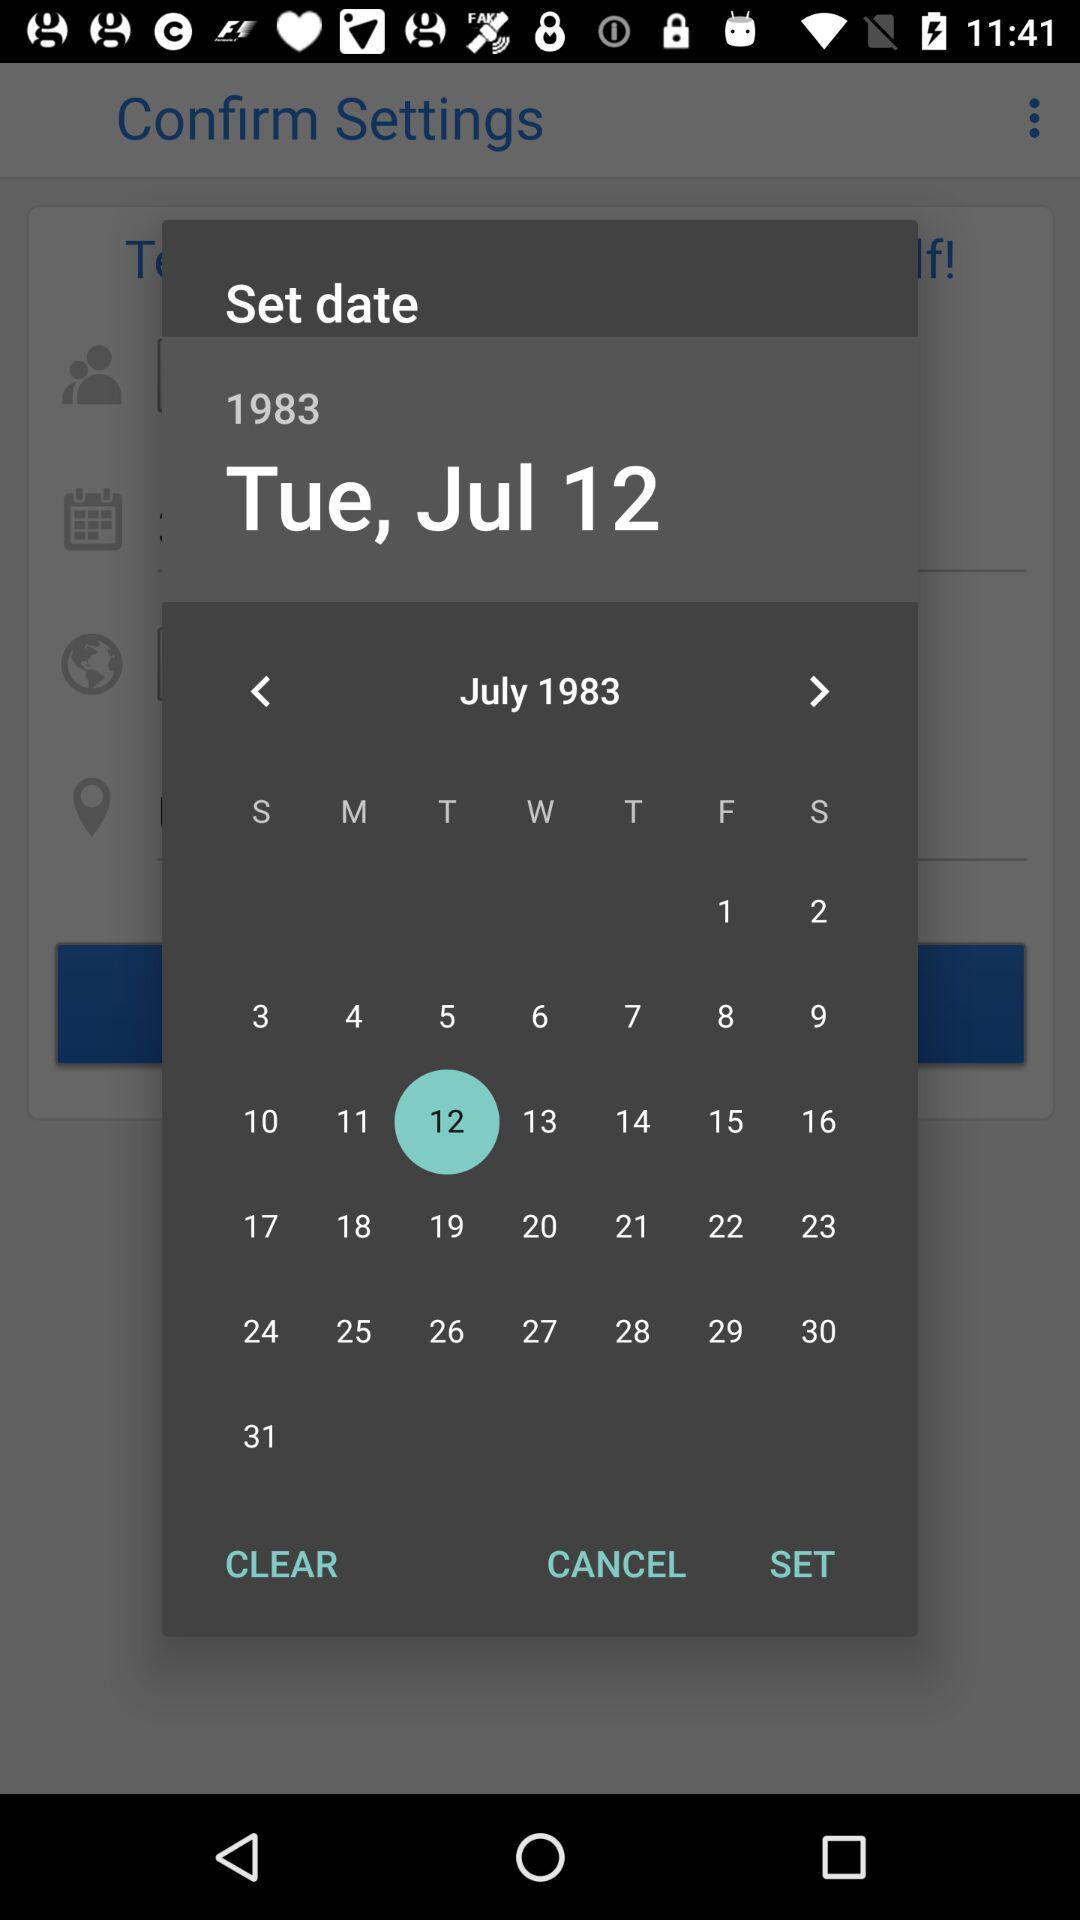  I want to click on the icon to the right of the clear item, so click(615, 1562).